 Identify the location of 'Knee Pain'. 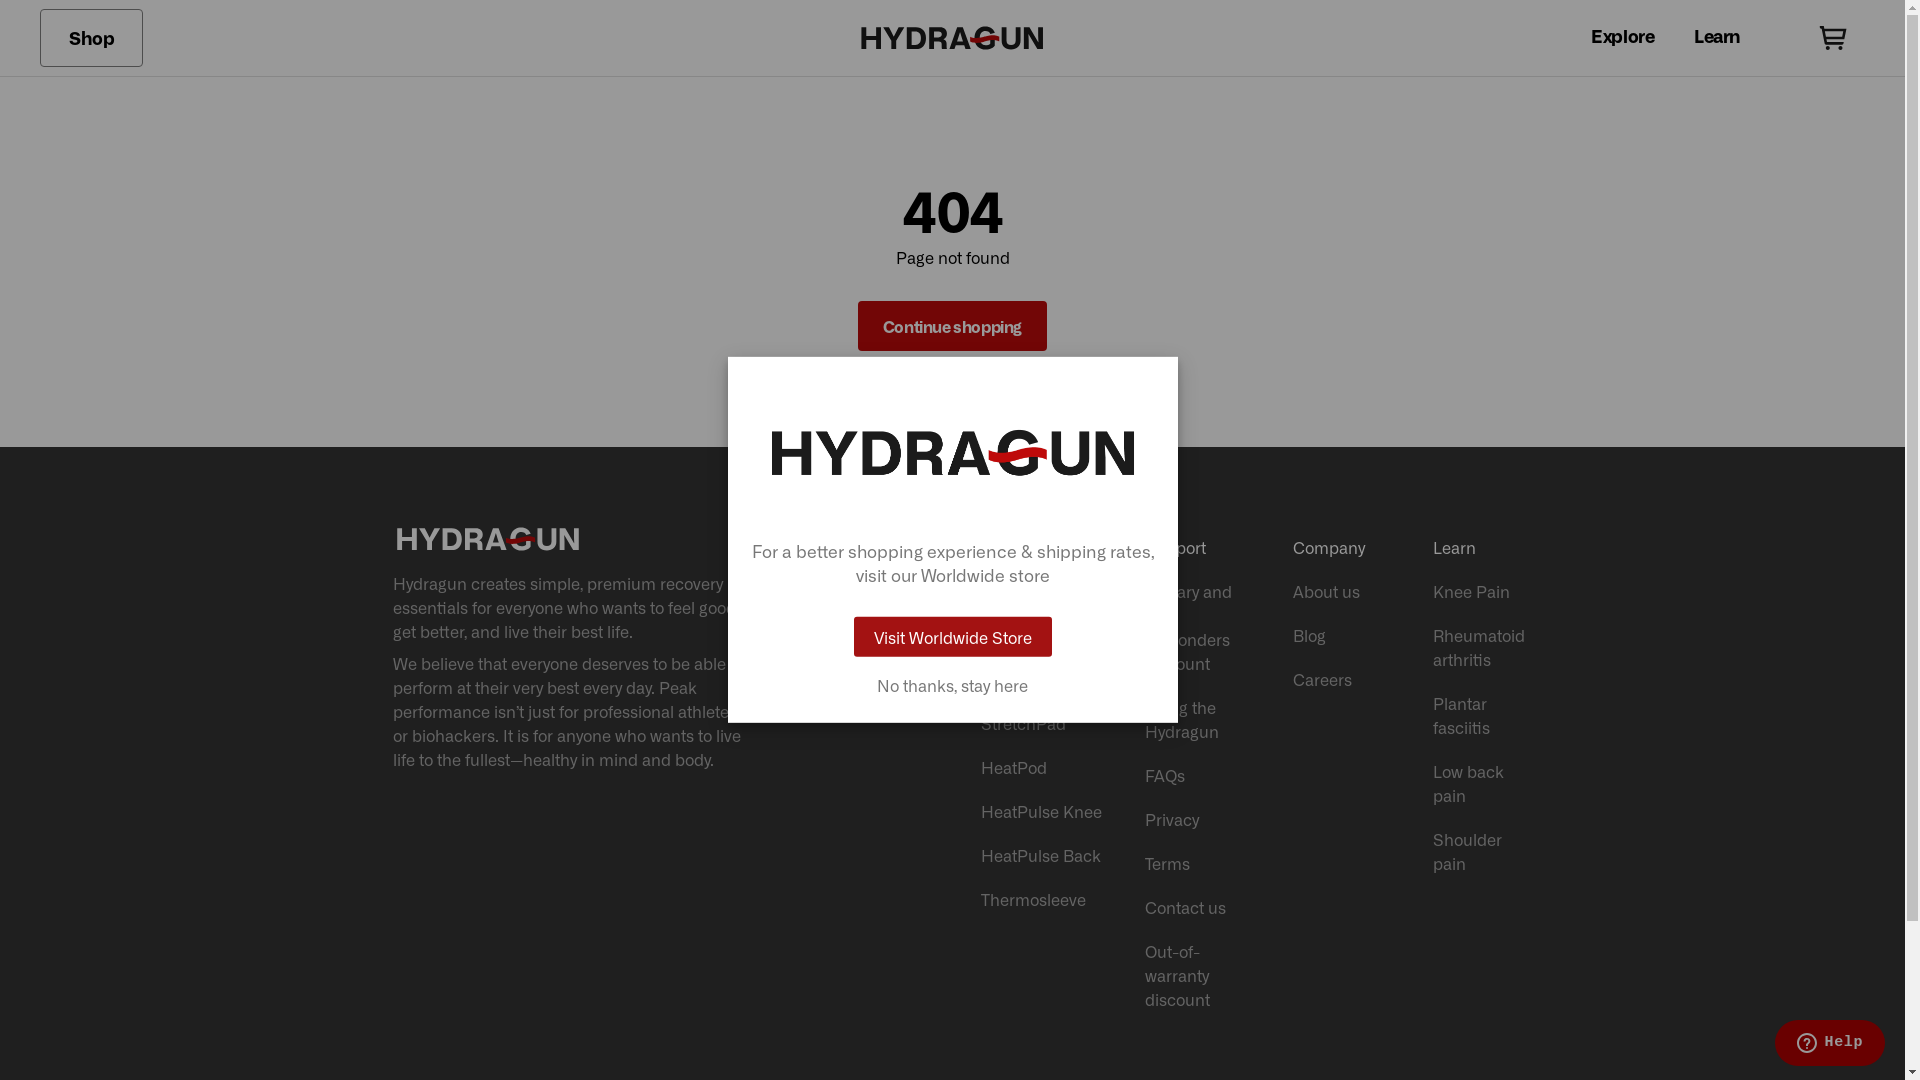
(1482, 589).